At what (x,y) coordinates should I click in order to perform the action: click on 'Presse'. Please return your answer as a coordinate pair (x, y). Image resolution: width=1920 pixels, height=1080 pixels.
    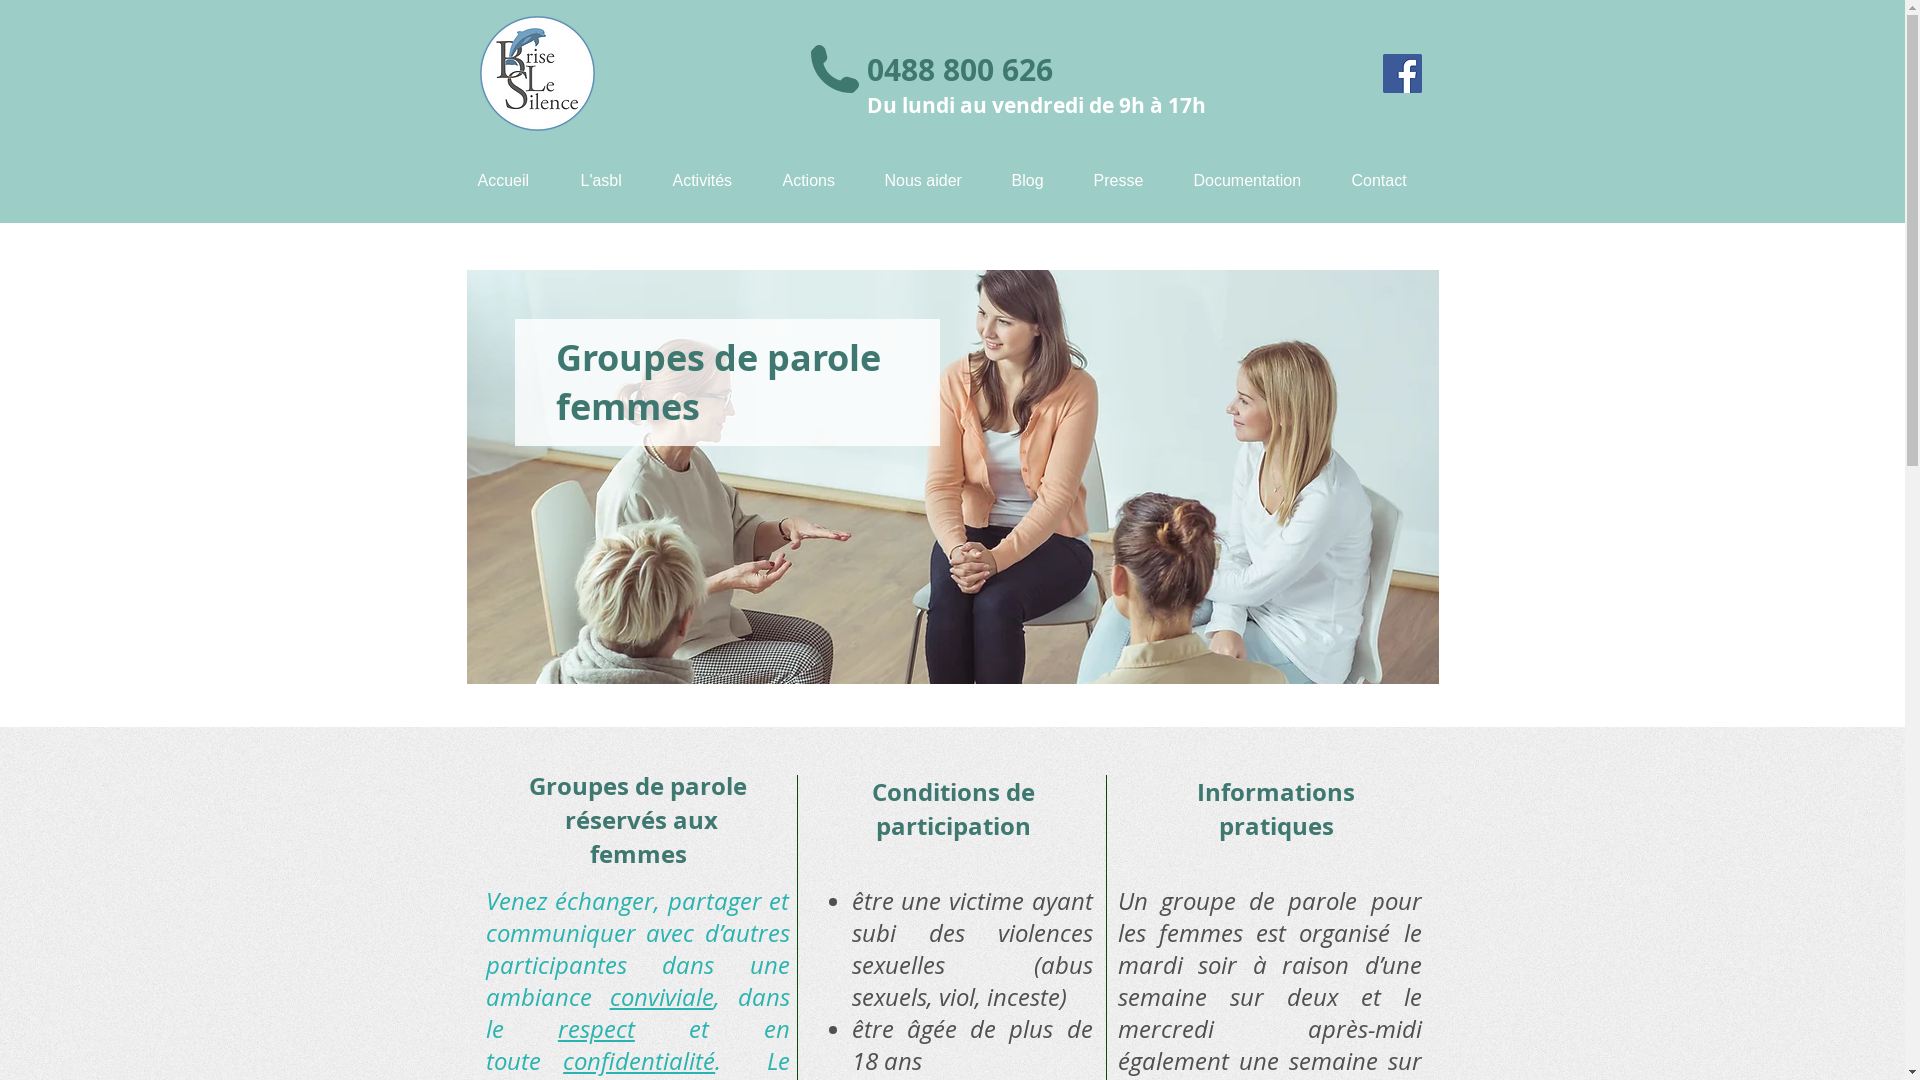
    Looking at the image, I should click on (1128, 180).